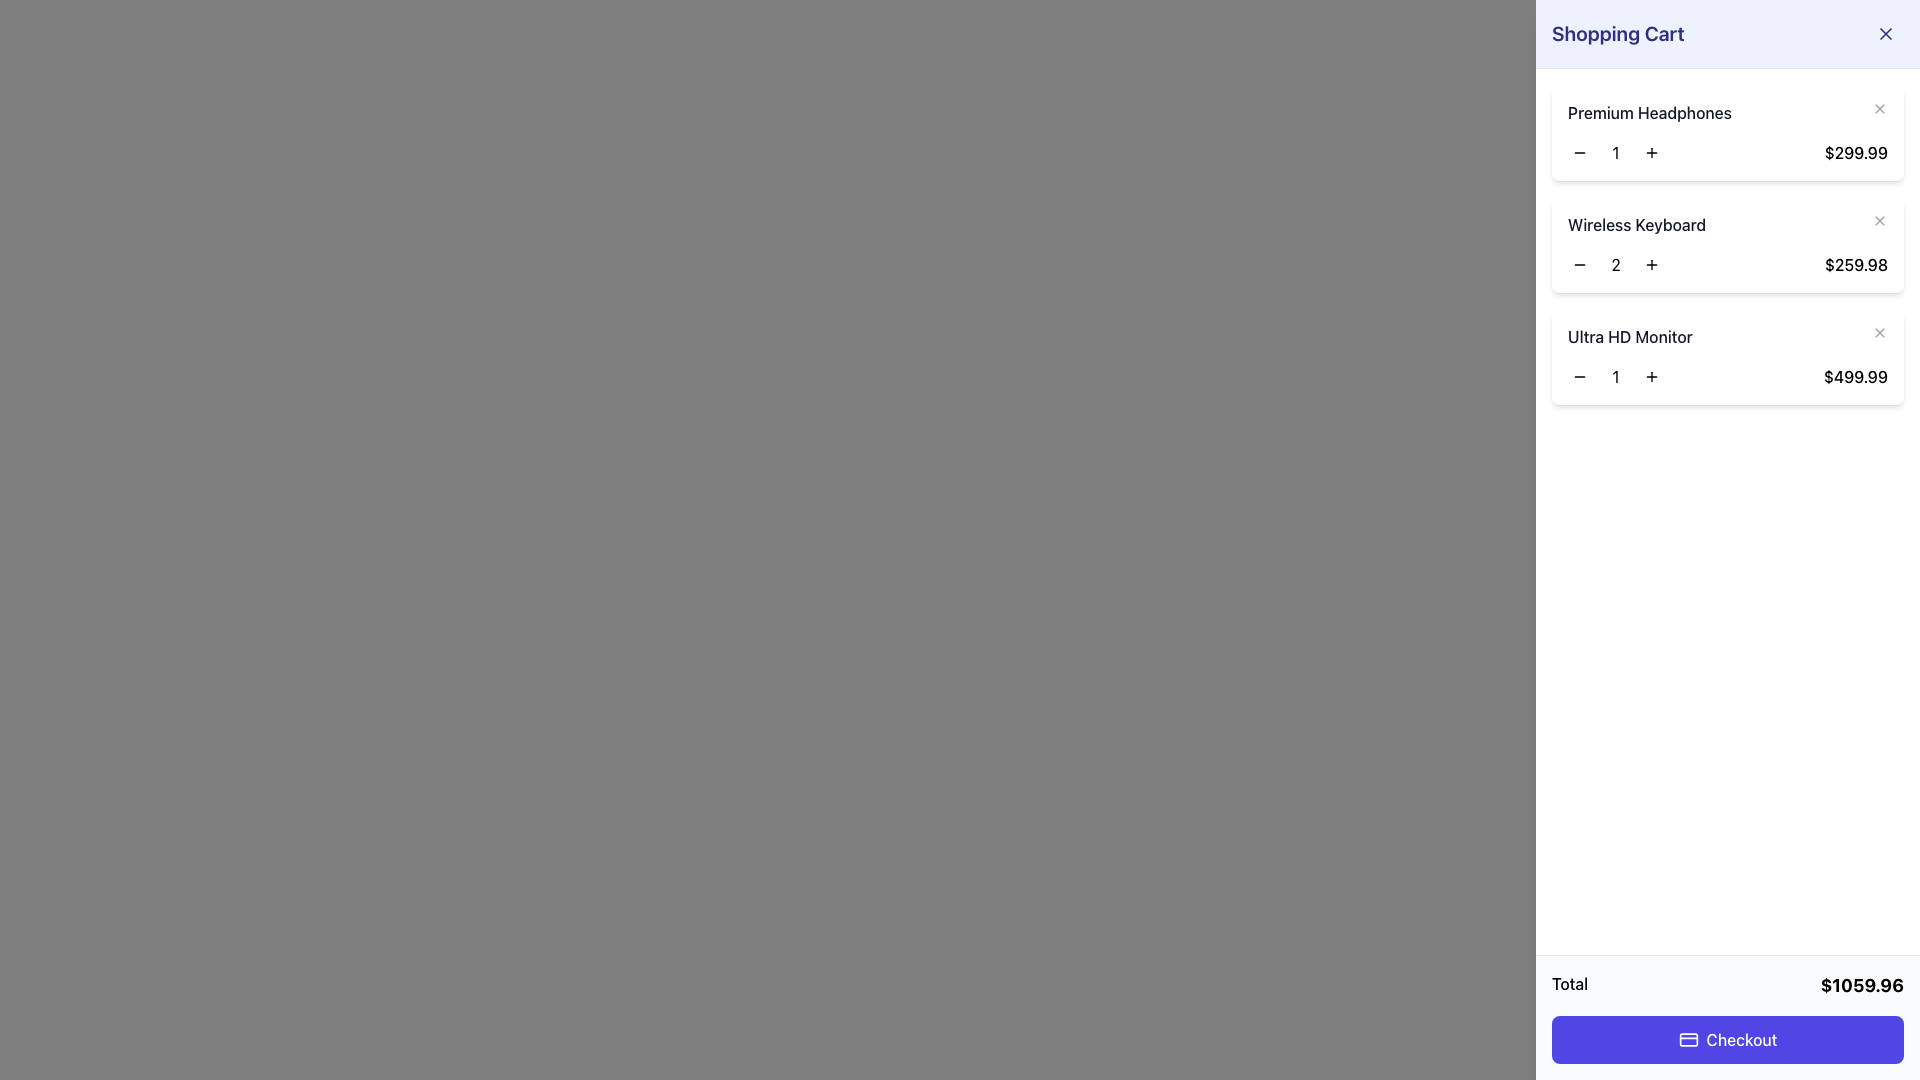 The height and width of the screenshot is (1080, 1920). Describe the element at coordinates (1578, 264) in the screenshot. I see `the decrease quantity button for the 'Wireless Keyboard' in the shopping cart` at that location.